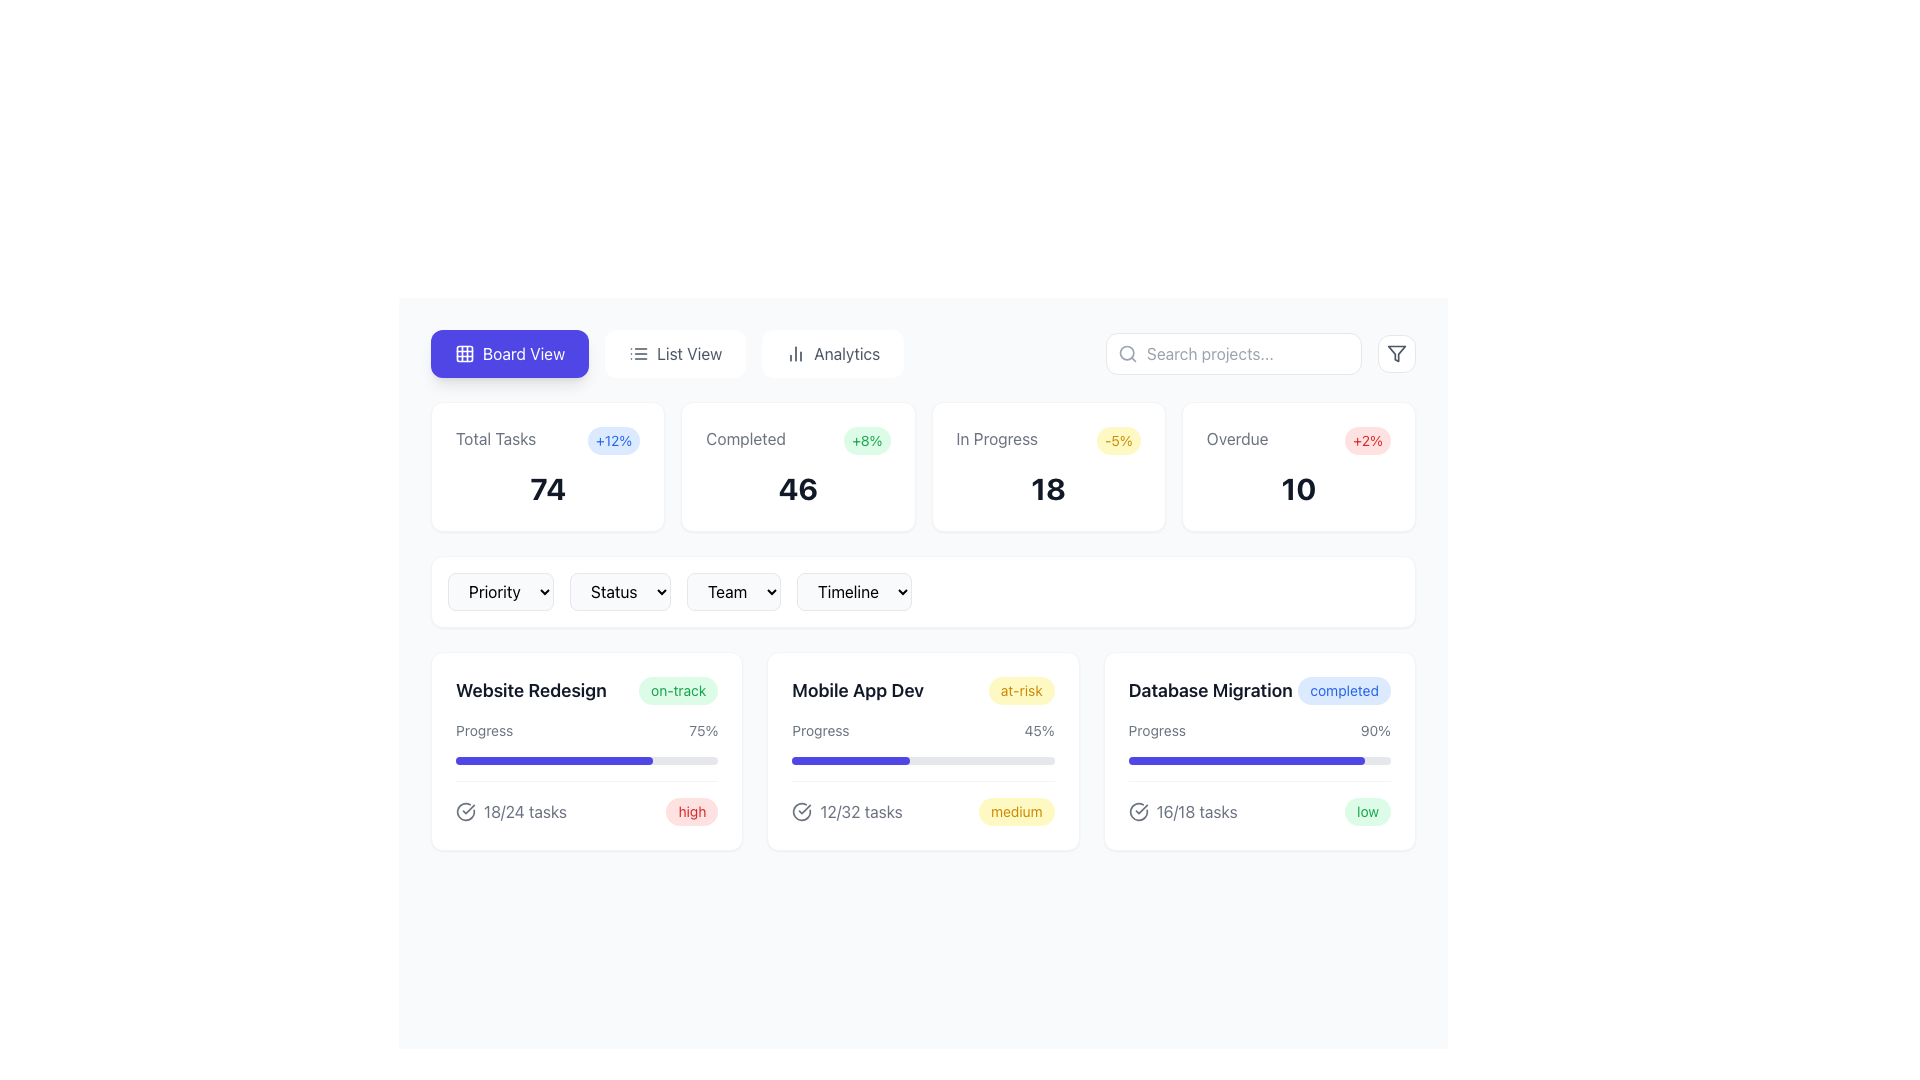 Image resolution: width=1920 pixels, height=1080 pixels. Describe the element at coordinates (1344, 689) in the screenshot. I see `the status indicator badge that marks the 'Database Migration' task as completed, located to the right of the 'Database Migration' text in the last column of the project cards section` at that location.